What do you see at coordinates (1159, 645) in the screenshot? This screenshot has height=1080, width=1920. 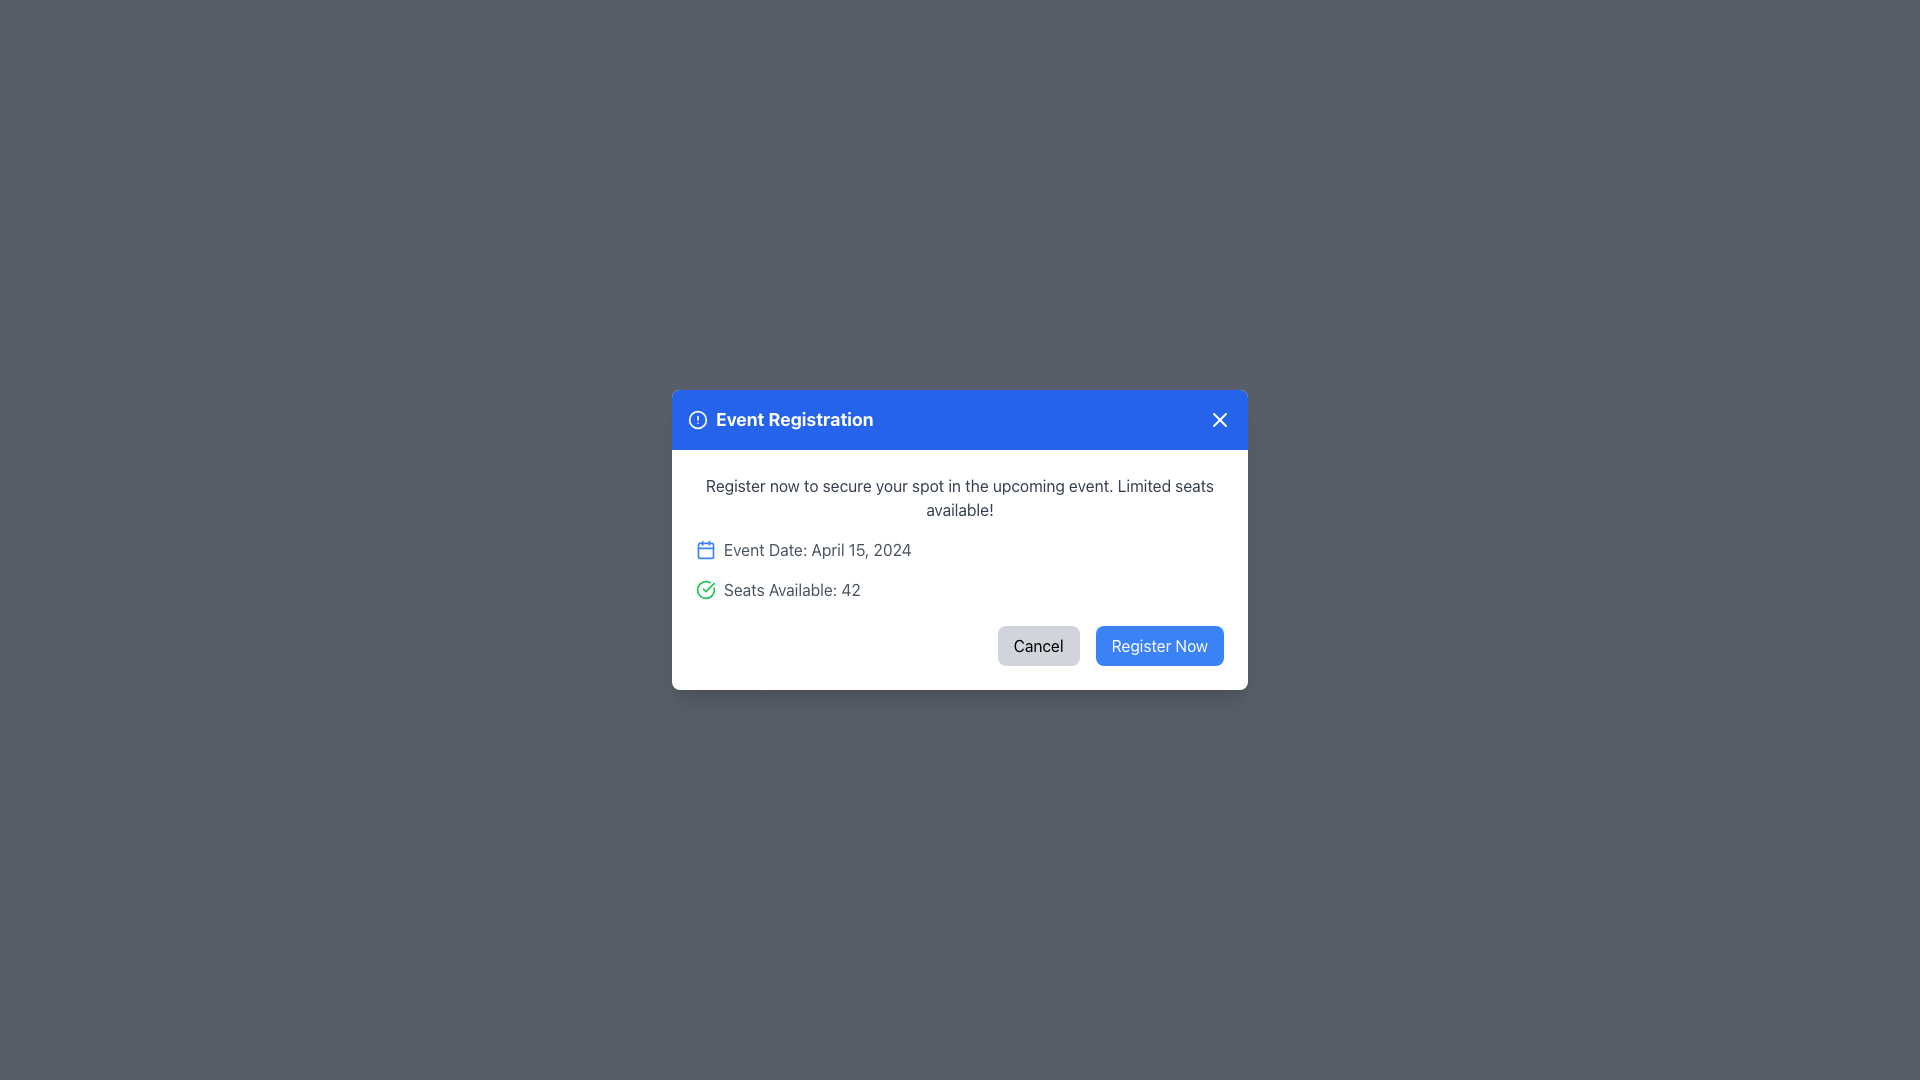 I see `the 'Register Now' button` at bounding box center [1159, 645].